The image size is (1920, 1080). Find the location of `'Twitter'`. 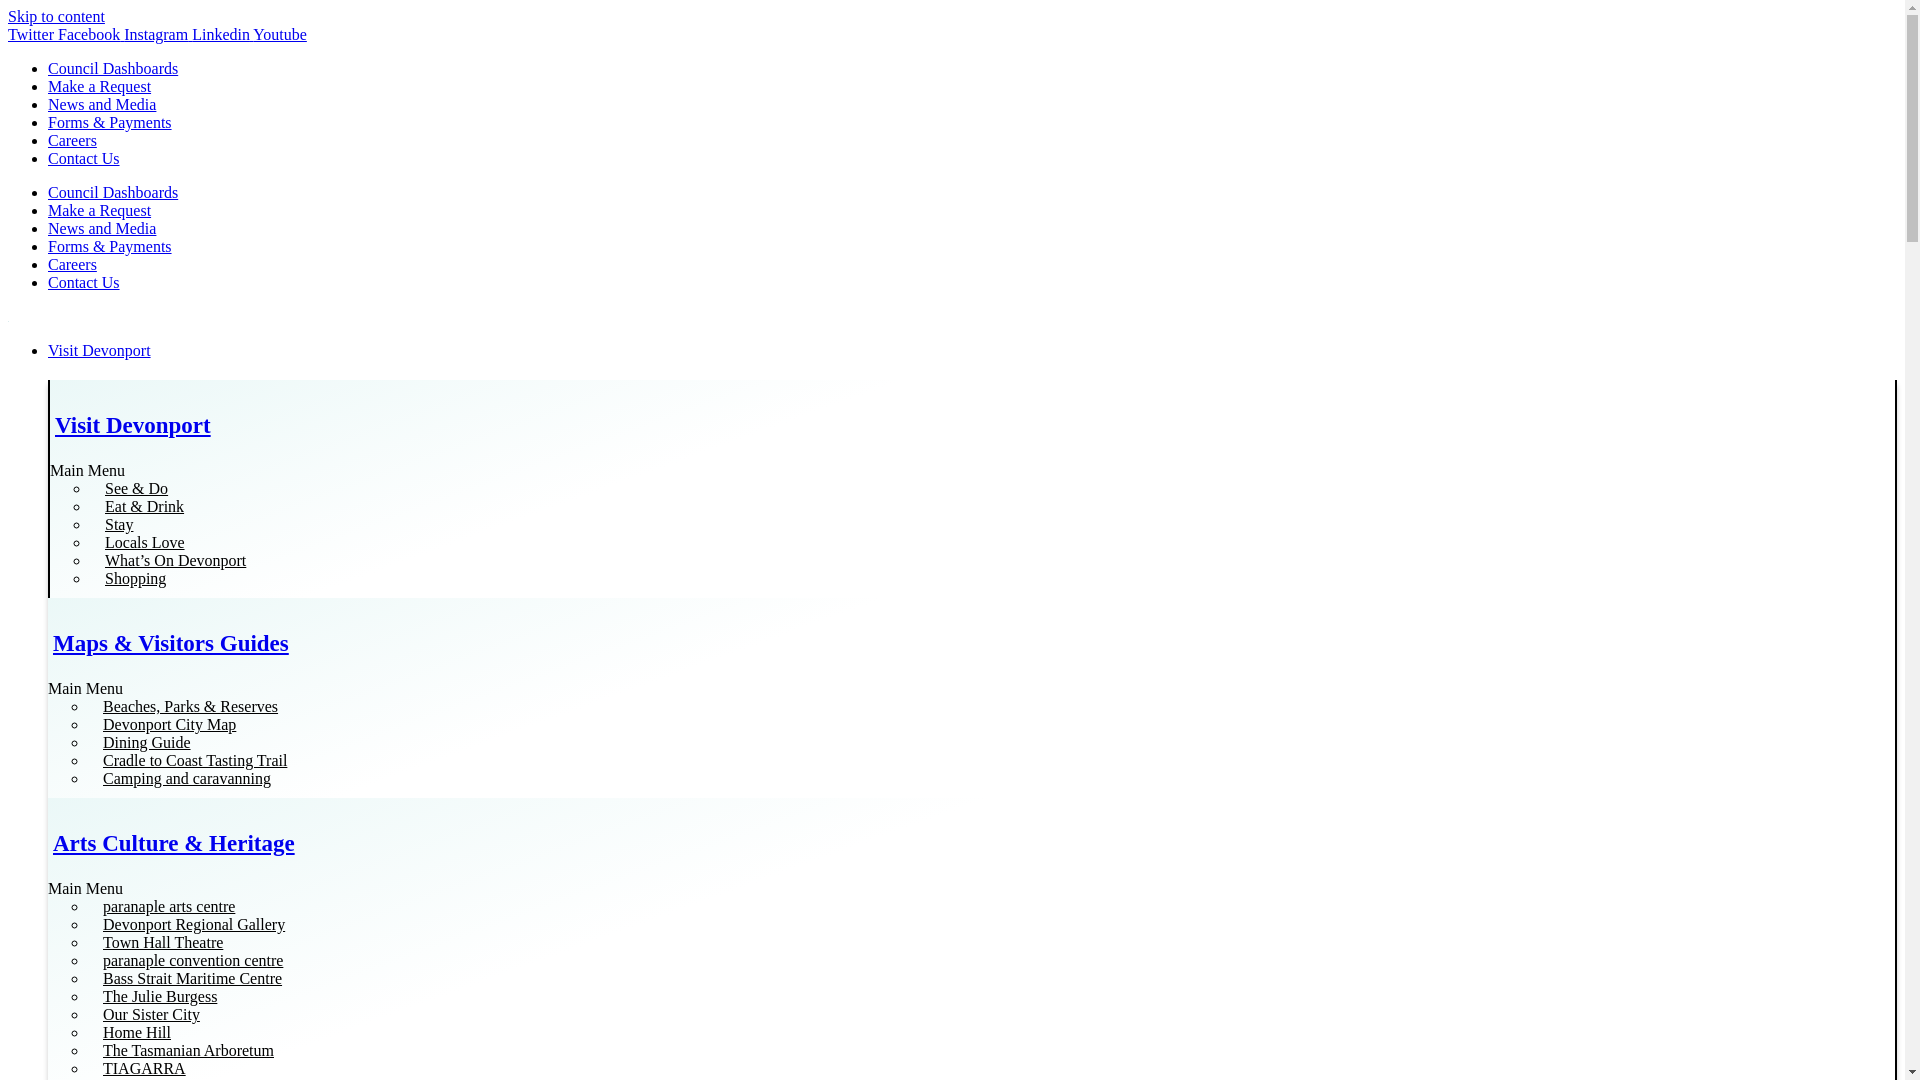

'Twitter' is located at coordinates (8, 34).